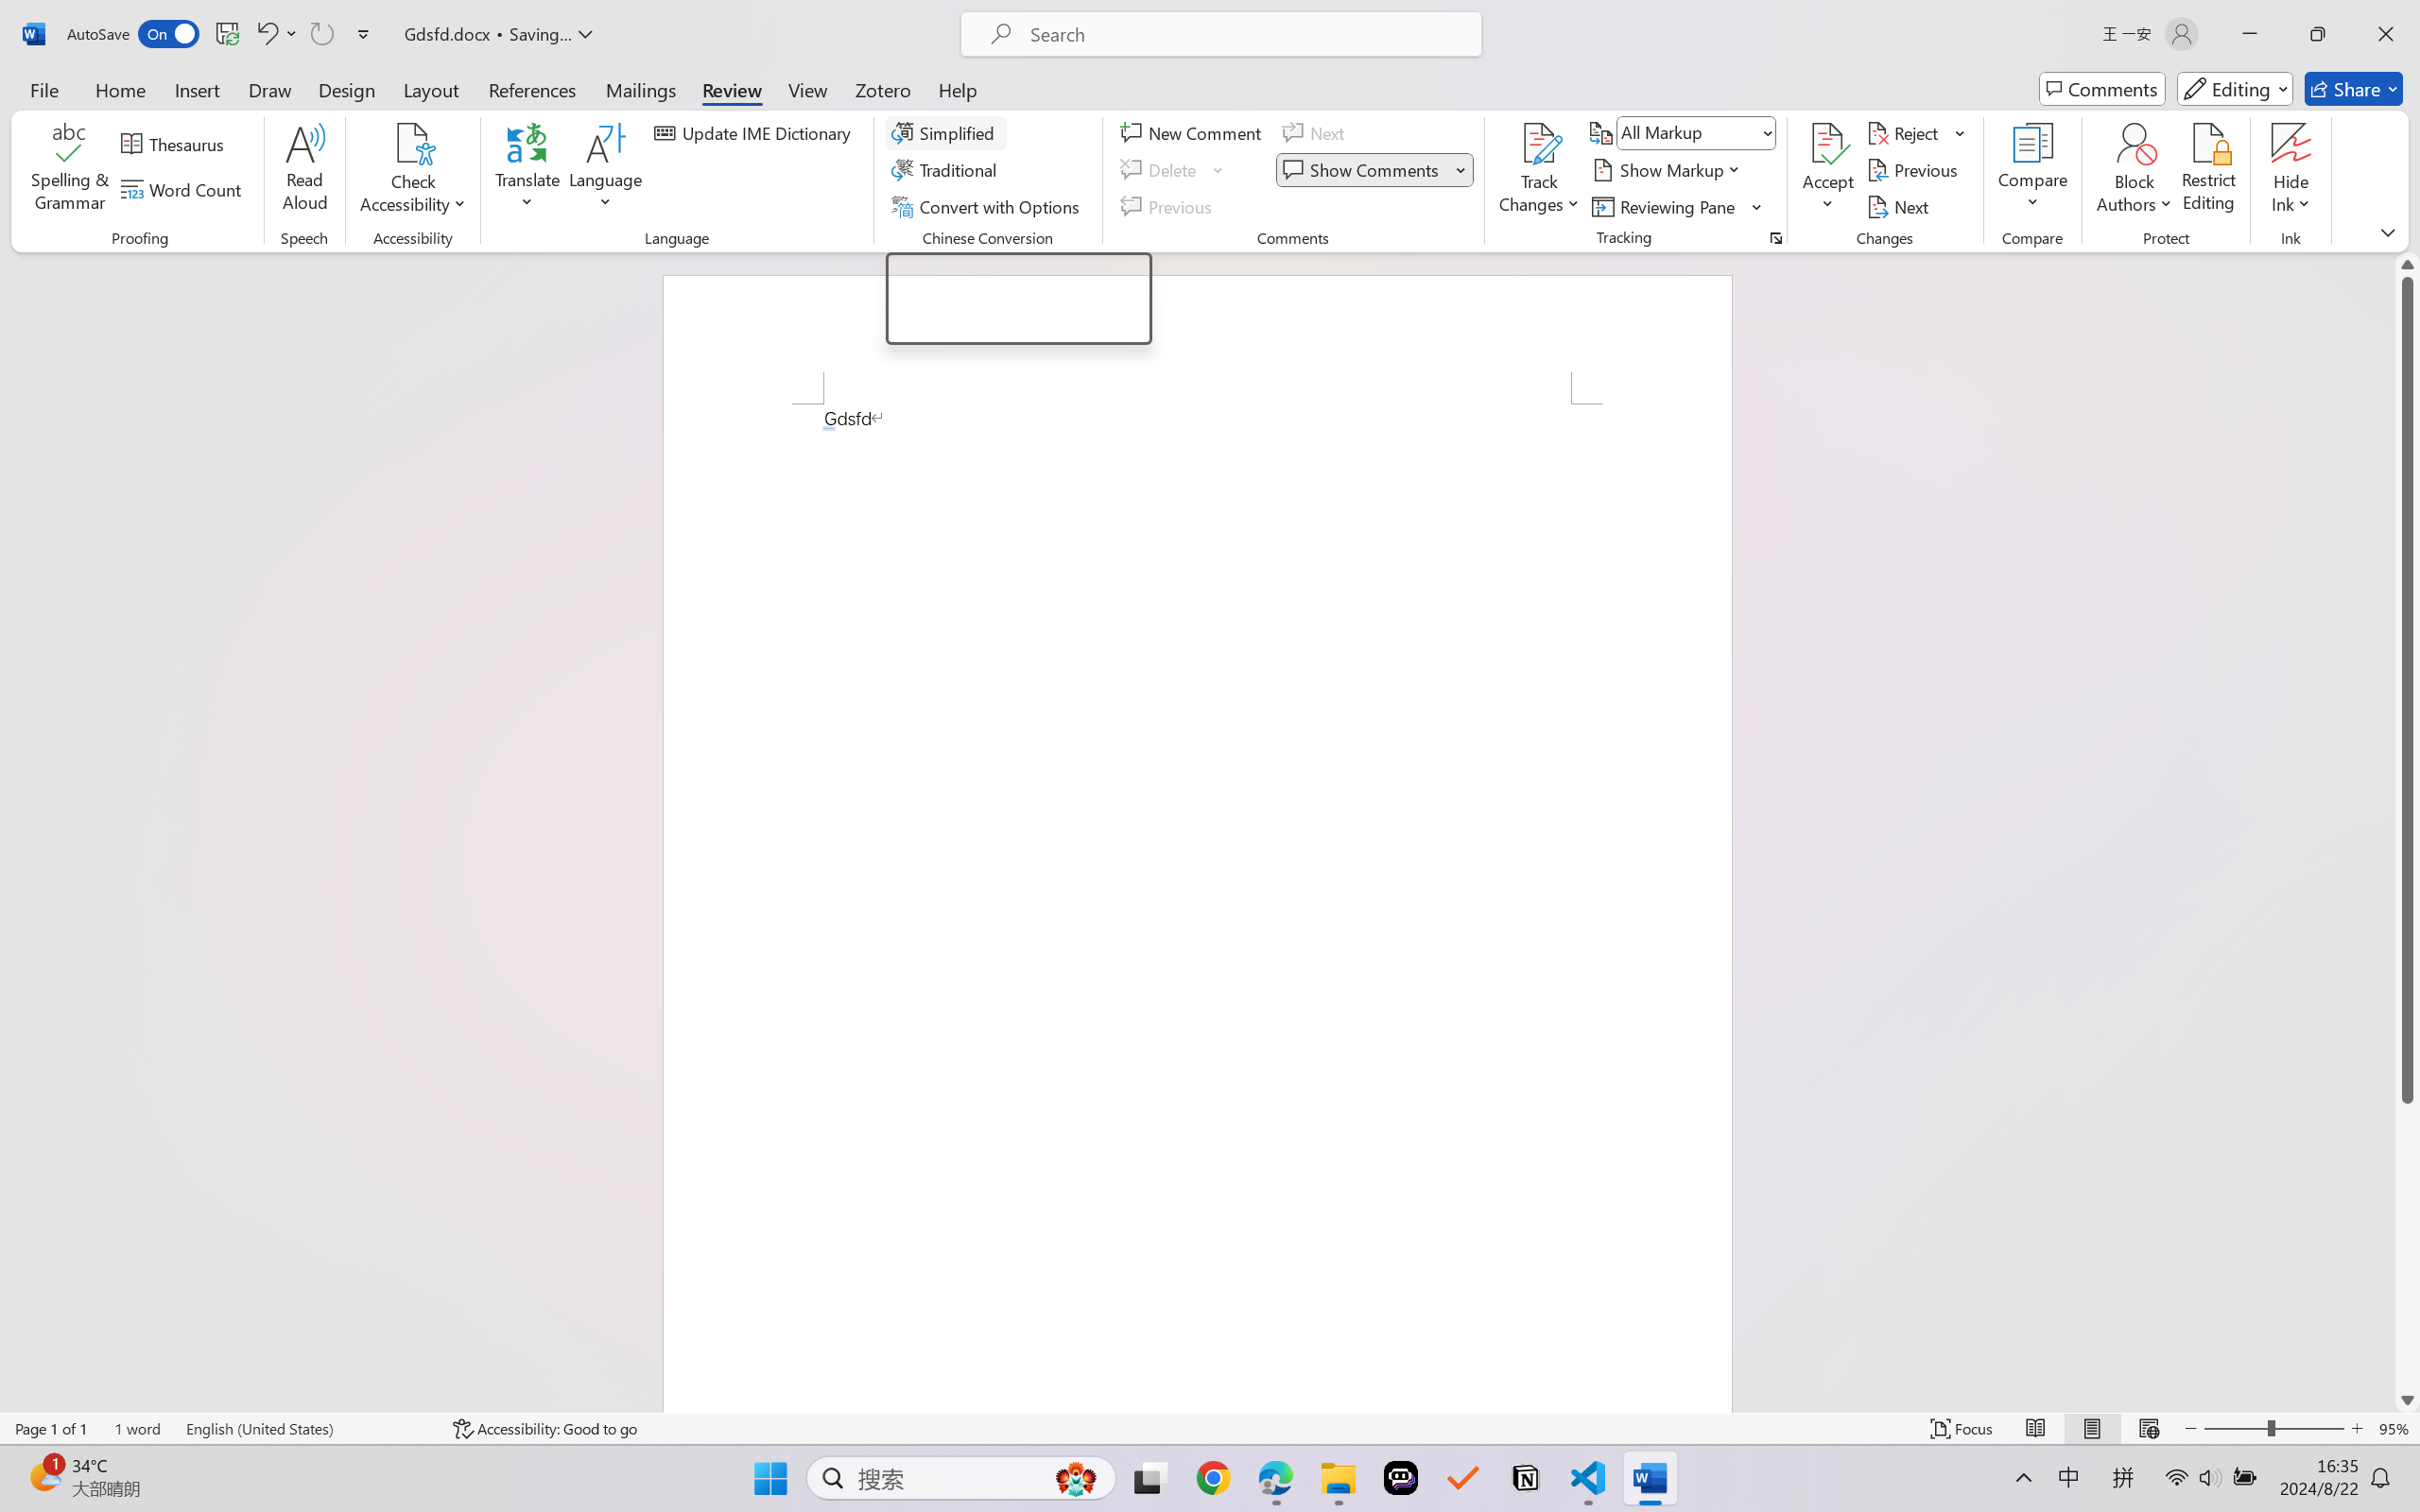 Image resolution: width=2420 pixels, height=1512 pixels. I want to click on 'Track Changes', so click(1538, 143).